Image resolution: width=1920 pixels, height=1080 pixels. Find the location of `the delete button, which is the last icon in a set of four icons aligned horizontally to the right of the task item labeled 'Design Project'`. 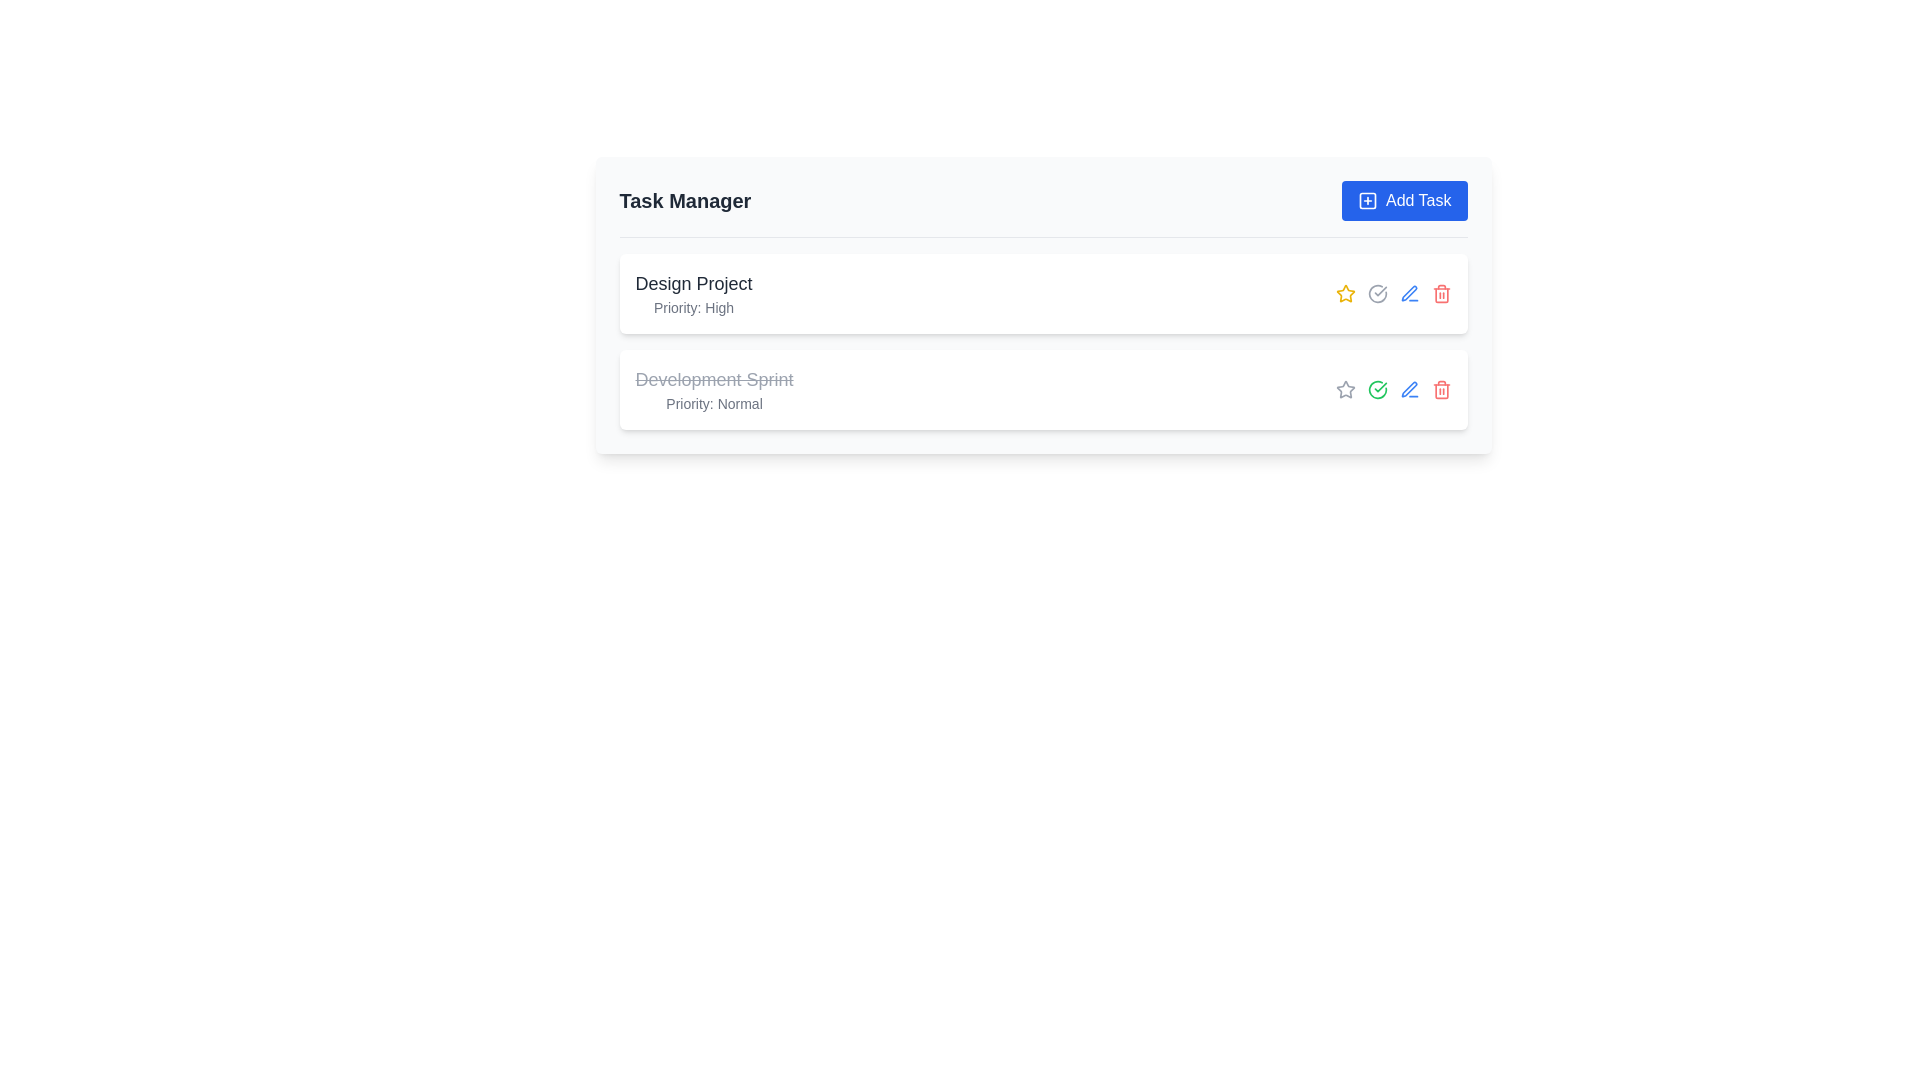

the delete button, which is the last icon in a set of four icons aligned horizontally to the right of the task item labeled 'Design Project' is located at coordinates (1441, 293).